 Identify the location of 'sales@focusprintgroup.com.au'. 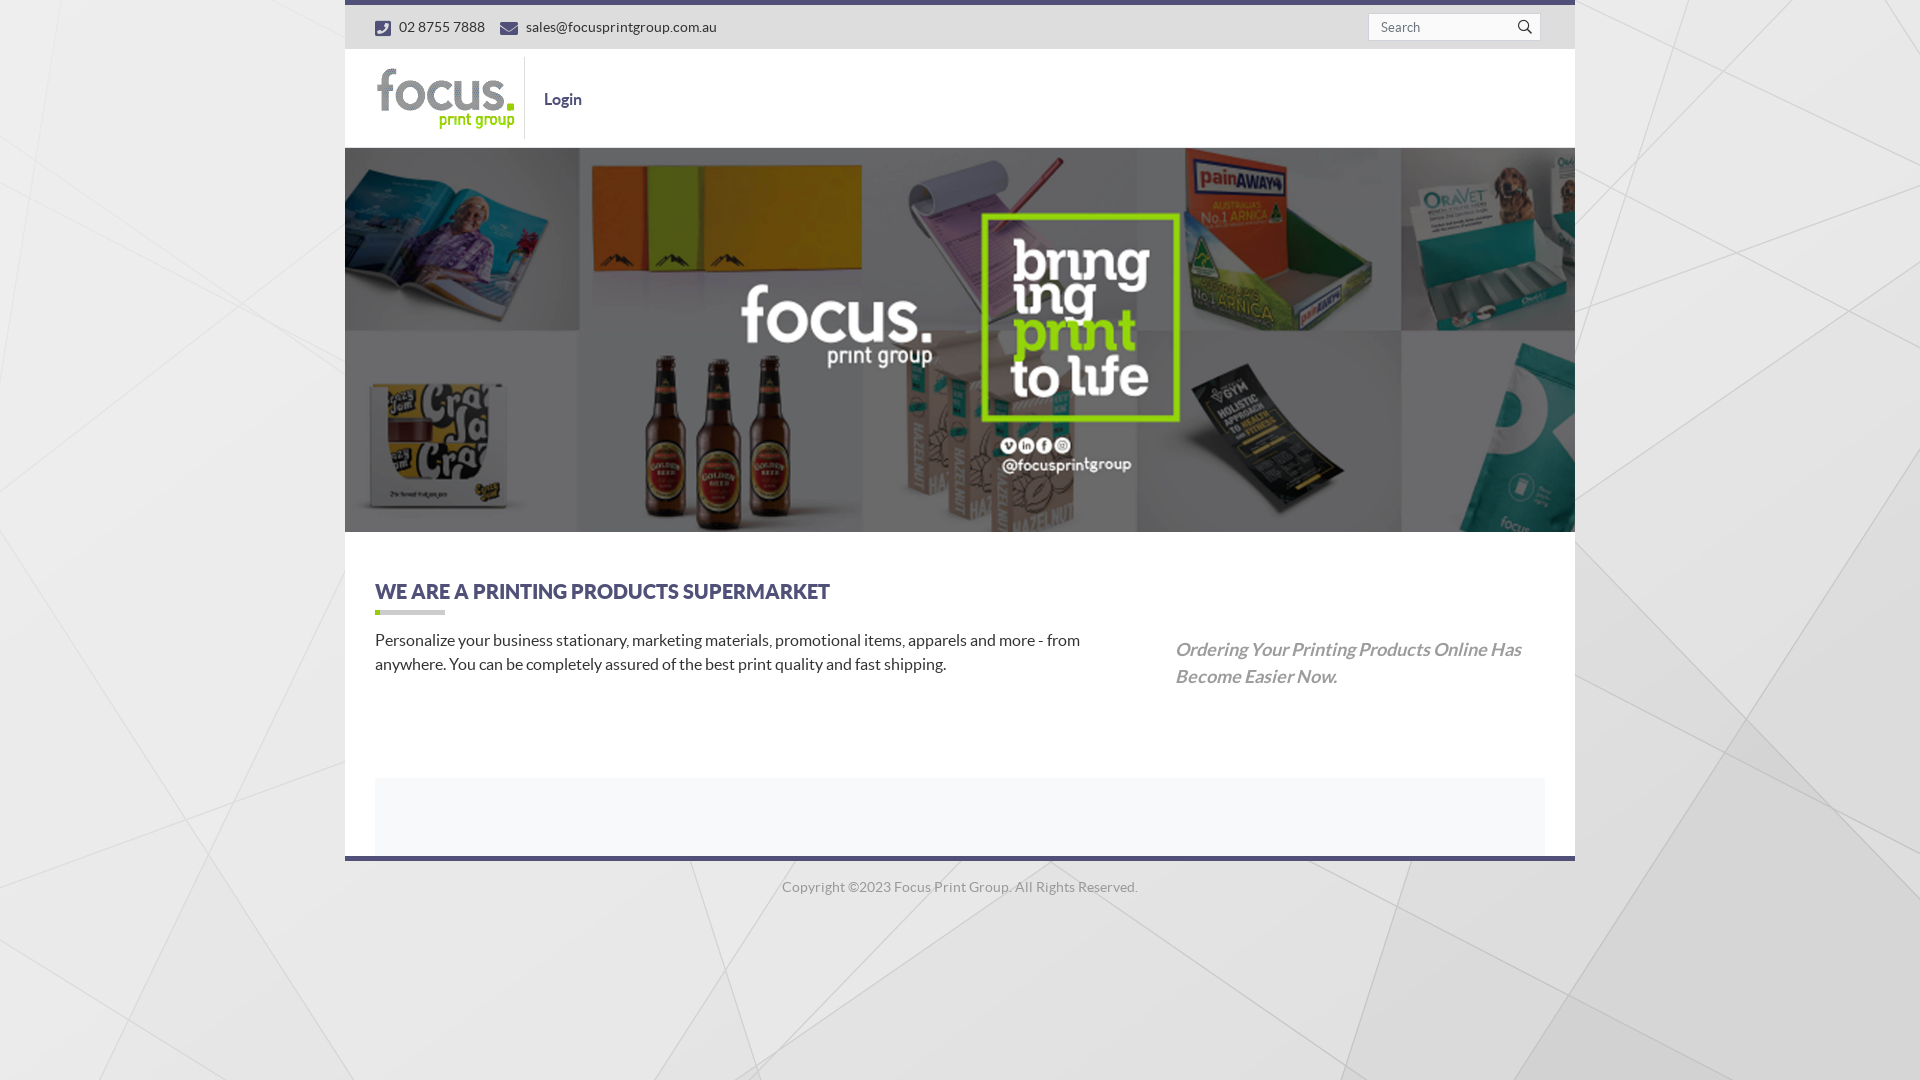
(499, 26).